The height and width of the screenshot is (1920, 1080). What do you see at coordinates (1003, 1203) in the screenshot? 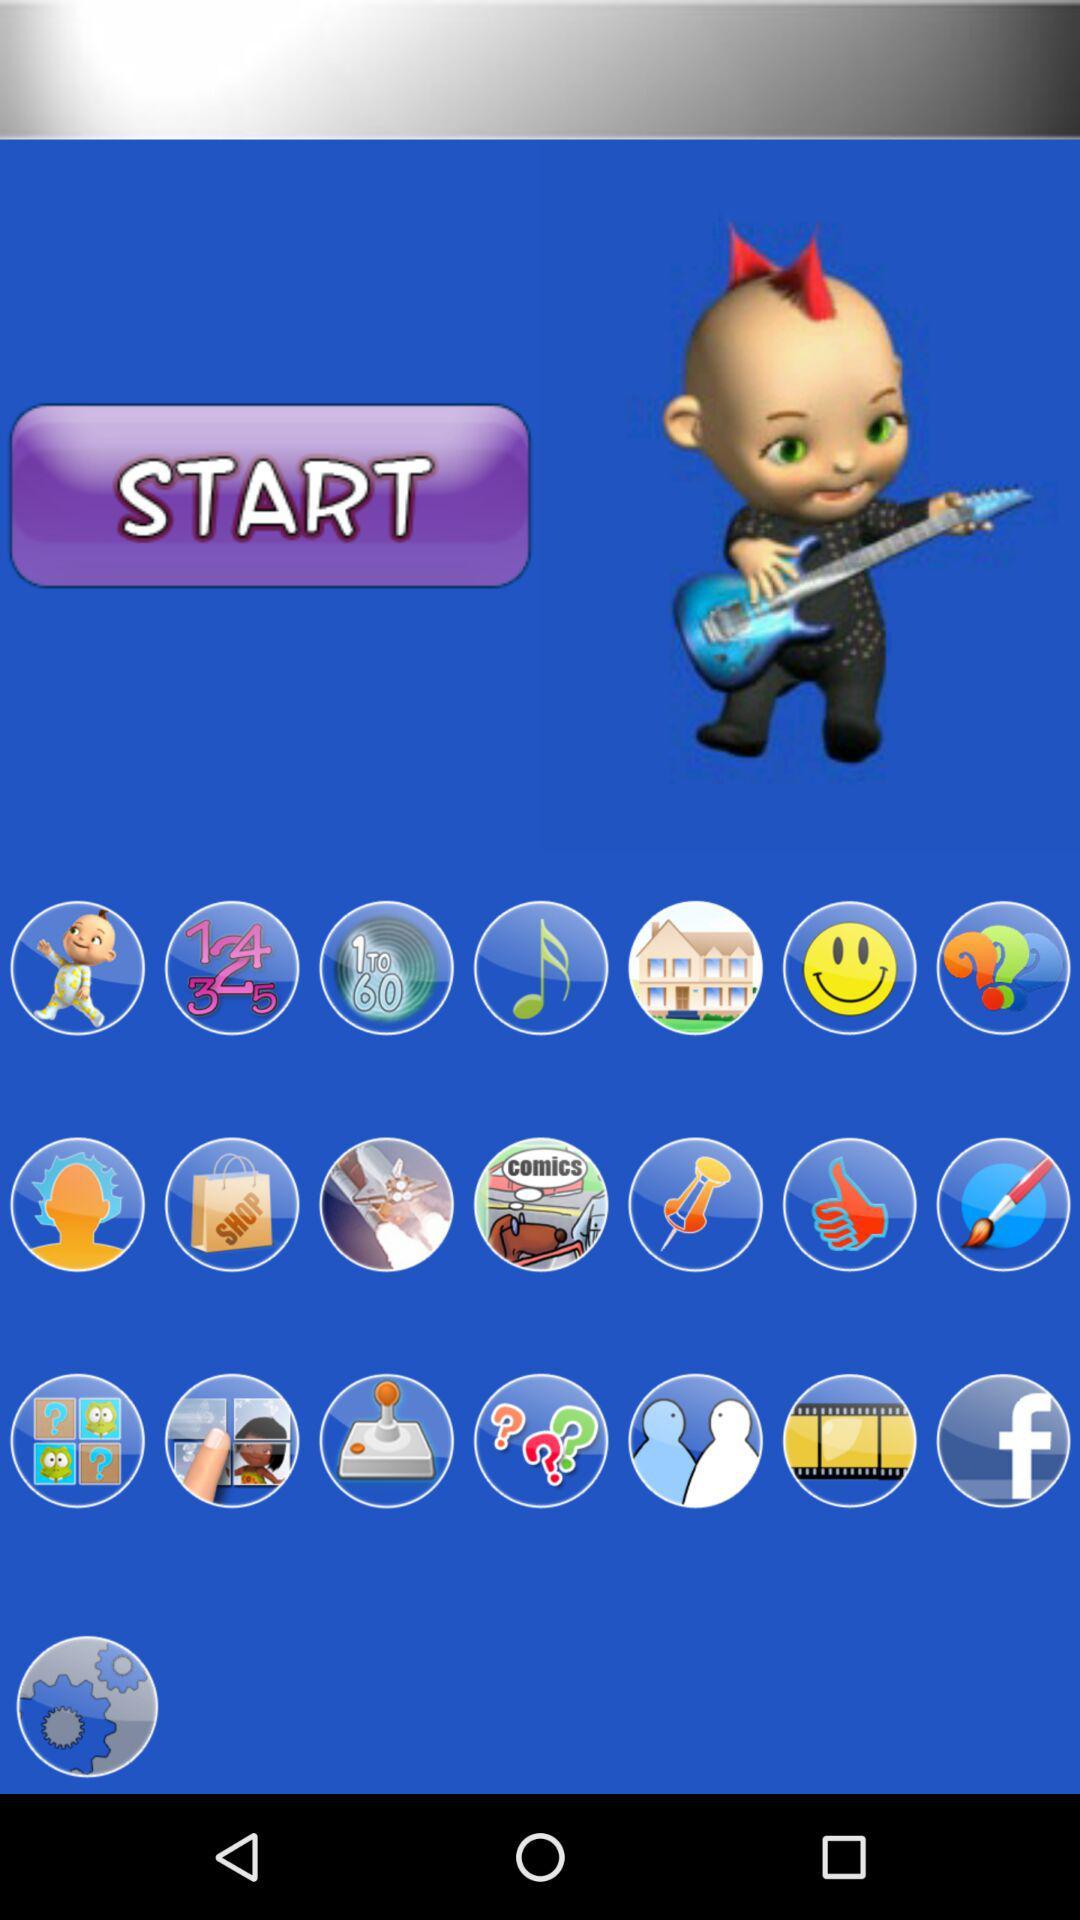
I see `orange box flashing for selecting icon` at bounding box center [1003, 1203].